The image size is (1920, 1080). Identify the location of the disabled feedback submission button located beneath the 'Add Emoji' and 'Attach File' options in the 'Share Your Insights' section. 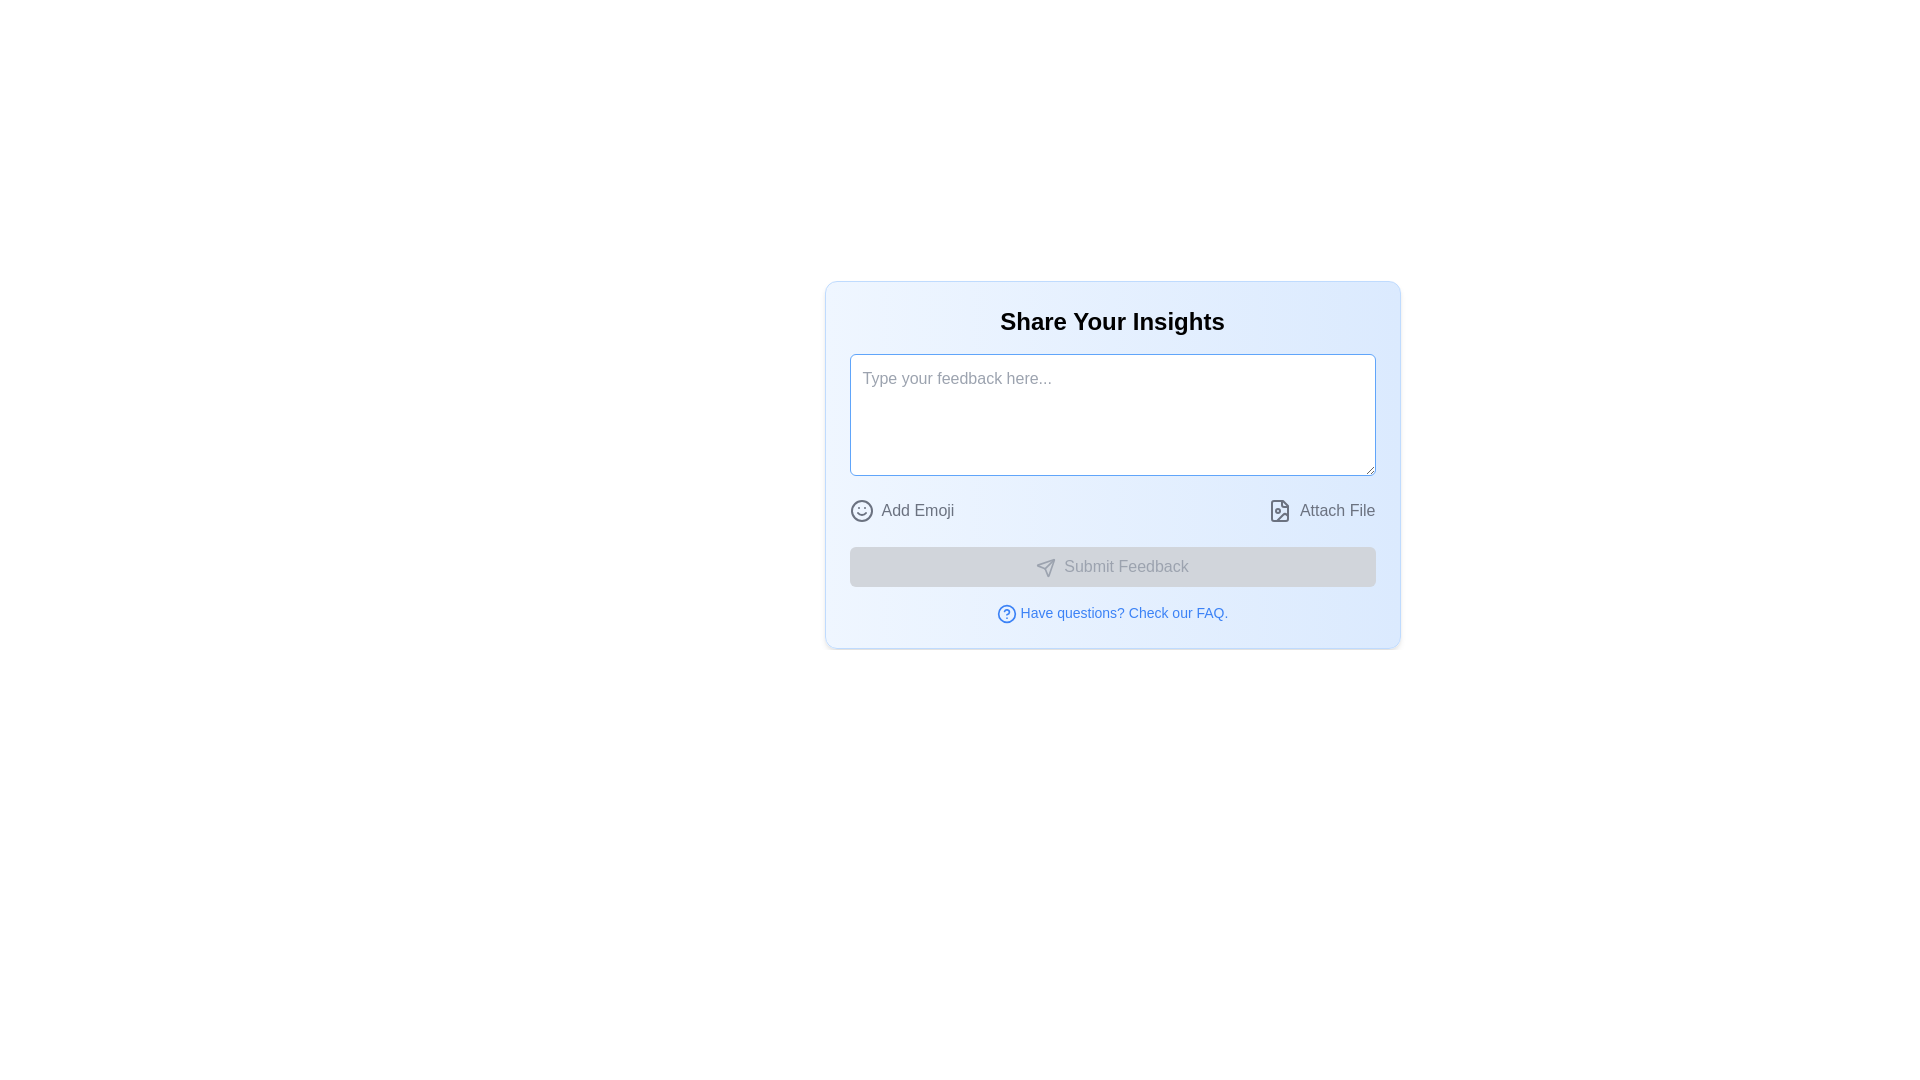
(1111, 567).